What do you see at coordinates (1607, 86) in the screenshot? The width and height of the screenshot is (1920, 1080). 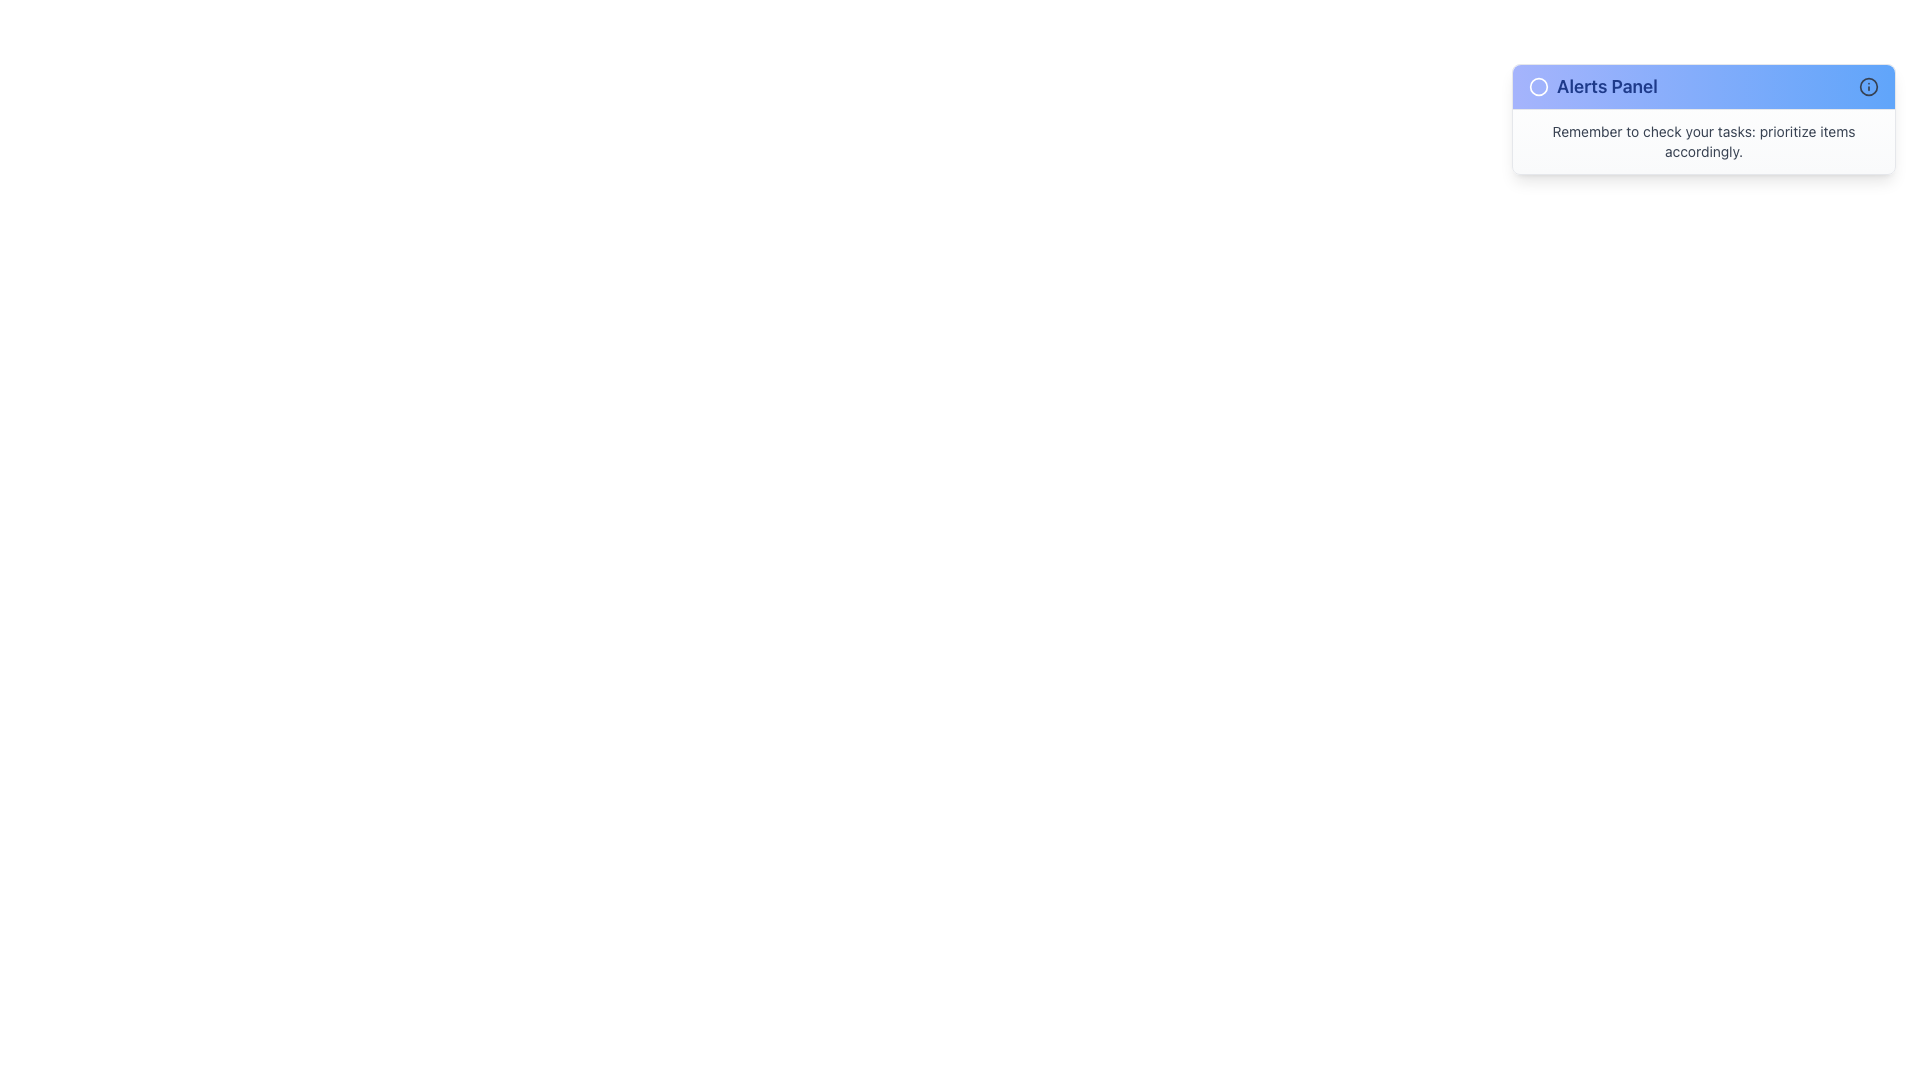 I see `the Text Label that serves as the header for the Alerts Panel, positioned to the right of a circular icon graphic` at bounding box center [1607, 86].